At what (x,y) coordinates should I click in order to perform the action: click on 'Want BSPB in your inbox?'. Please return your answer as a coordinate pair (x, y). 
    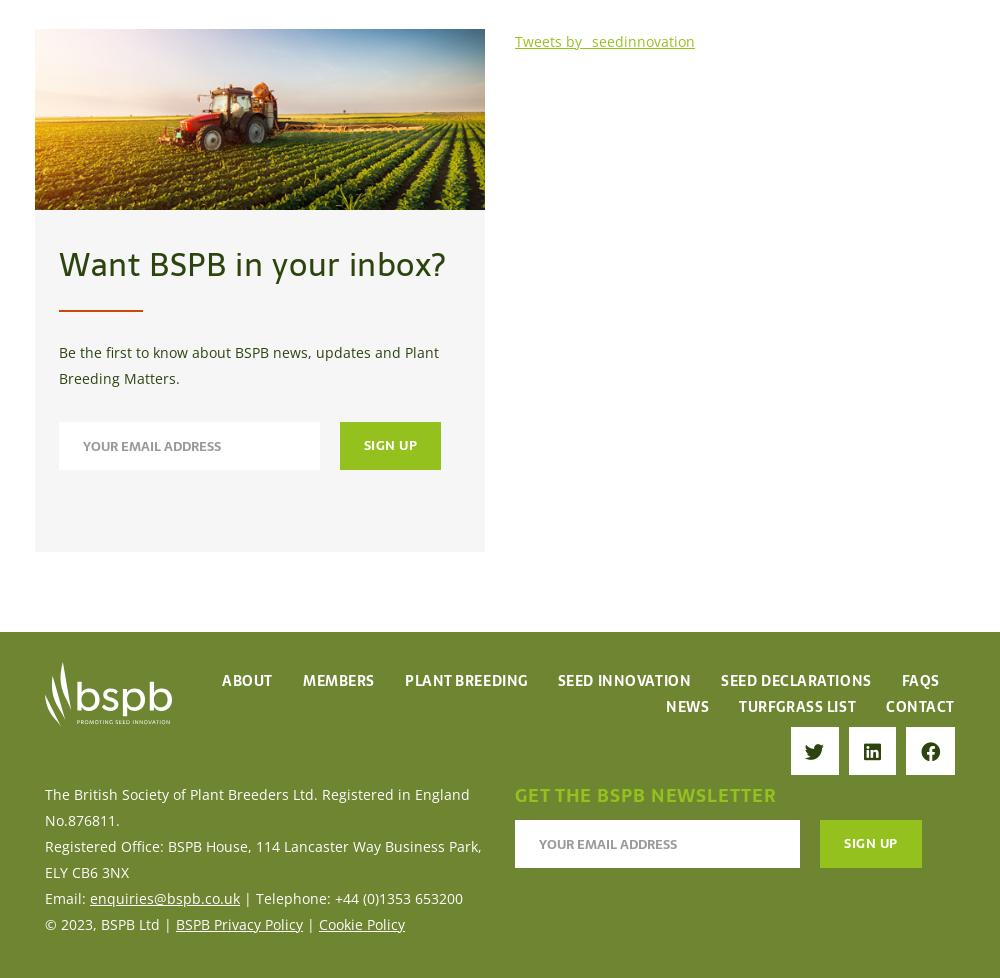
    Looking at the image, I should click on (252, 264).